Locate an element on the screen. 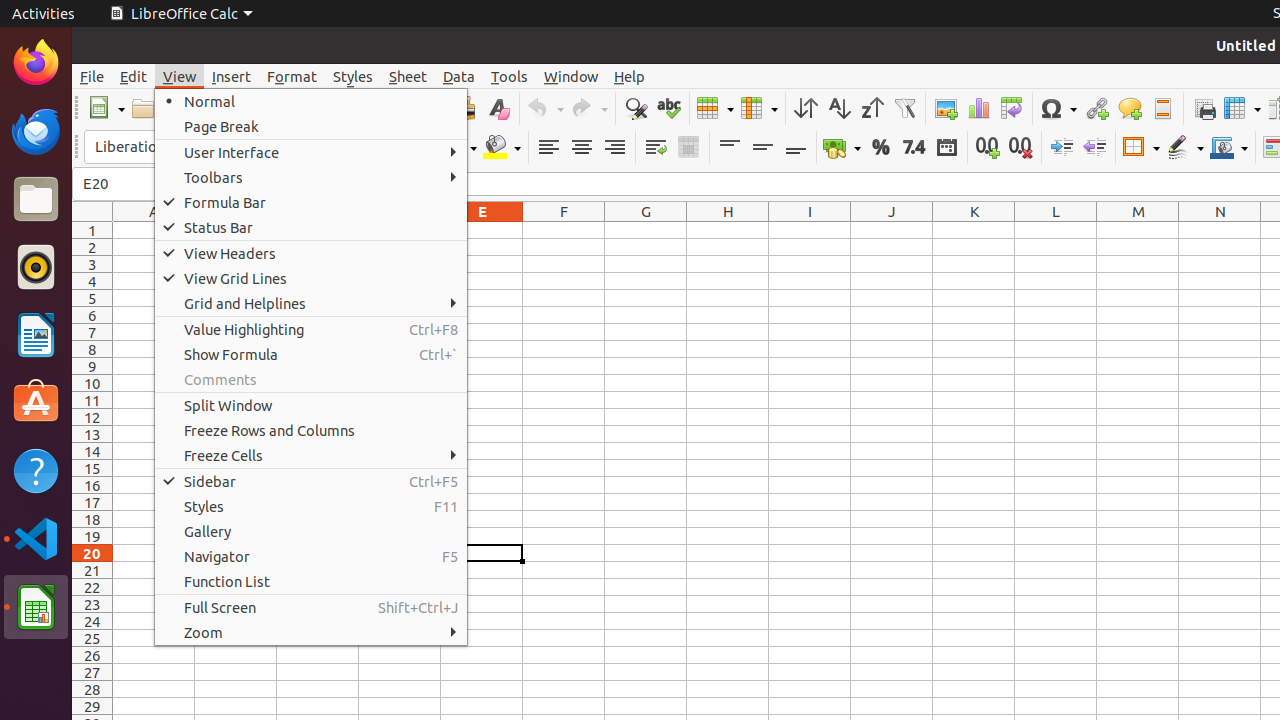  'Row' is located at coordinates (715, 108).